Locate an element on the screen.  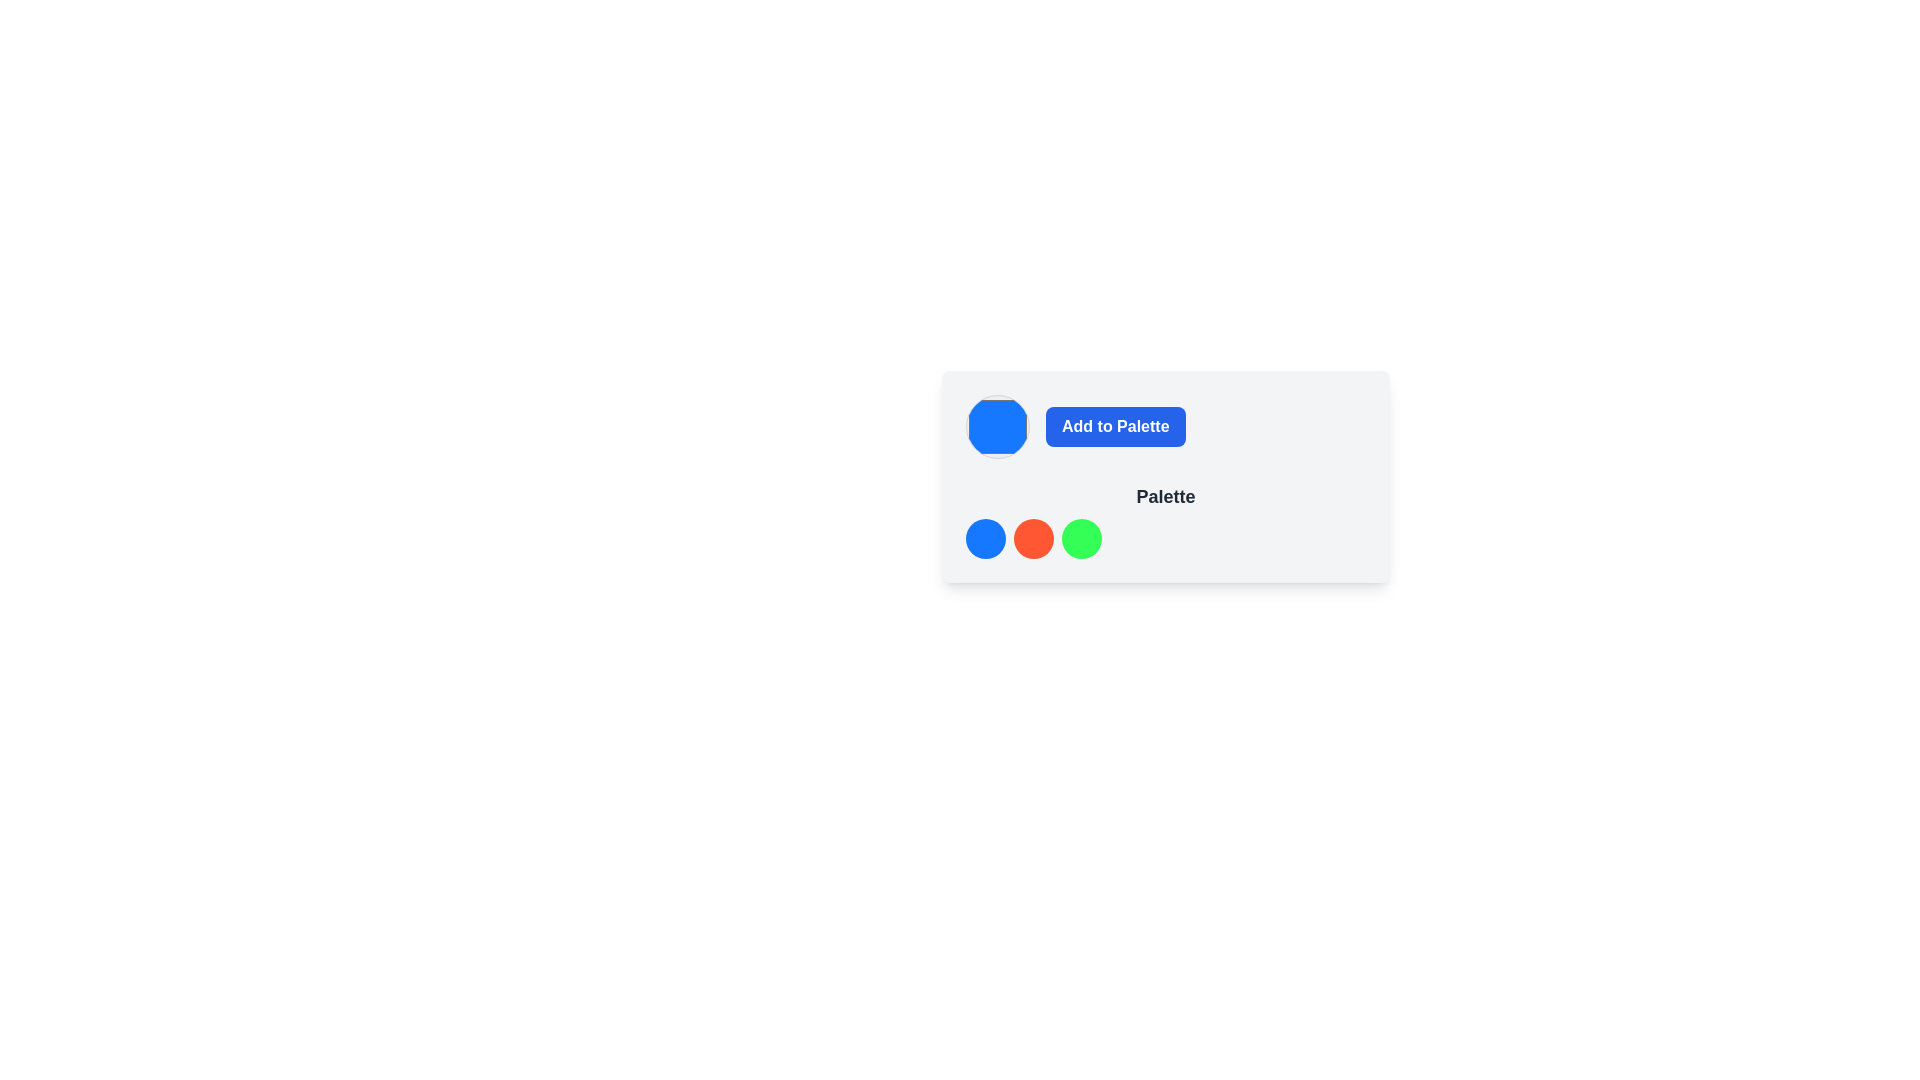
the second circular option indicator in the color palette selection interface is located at coordinates (1033, 538).